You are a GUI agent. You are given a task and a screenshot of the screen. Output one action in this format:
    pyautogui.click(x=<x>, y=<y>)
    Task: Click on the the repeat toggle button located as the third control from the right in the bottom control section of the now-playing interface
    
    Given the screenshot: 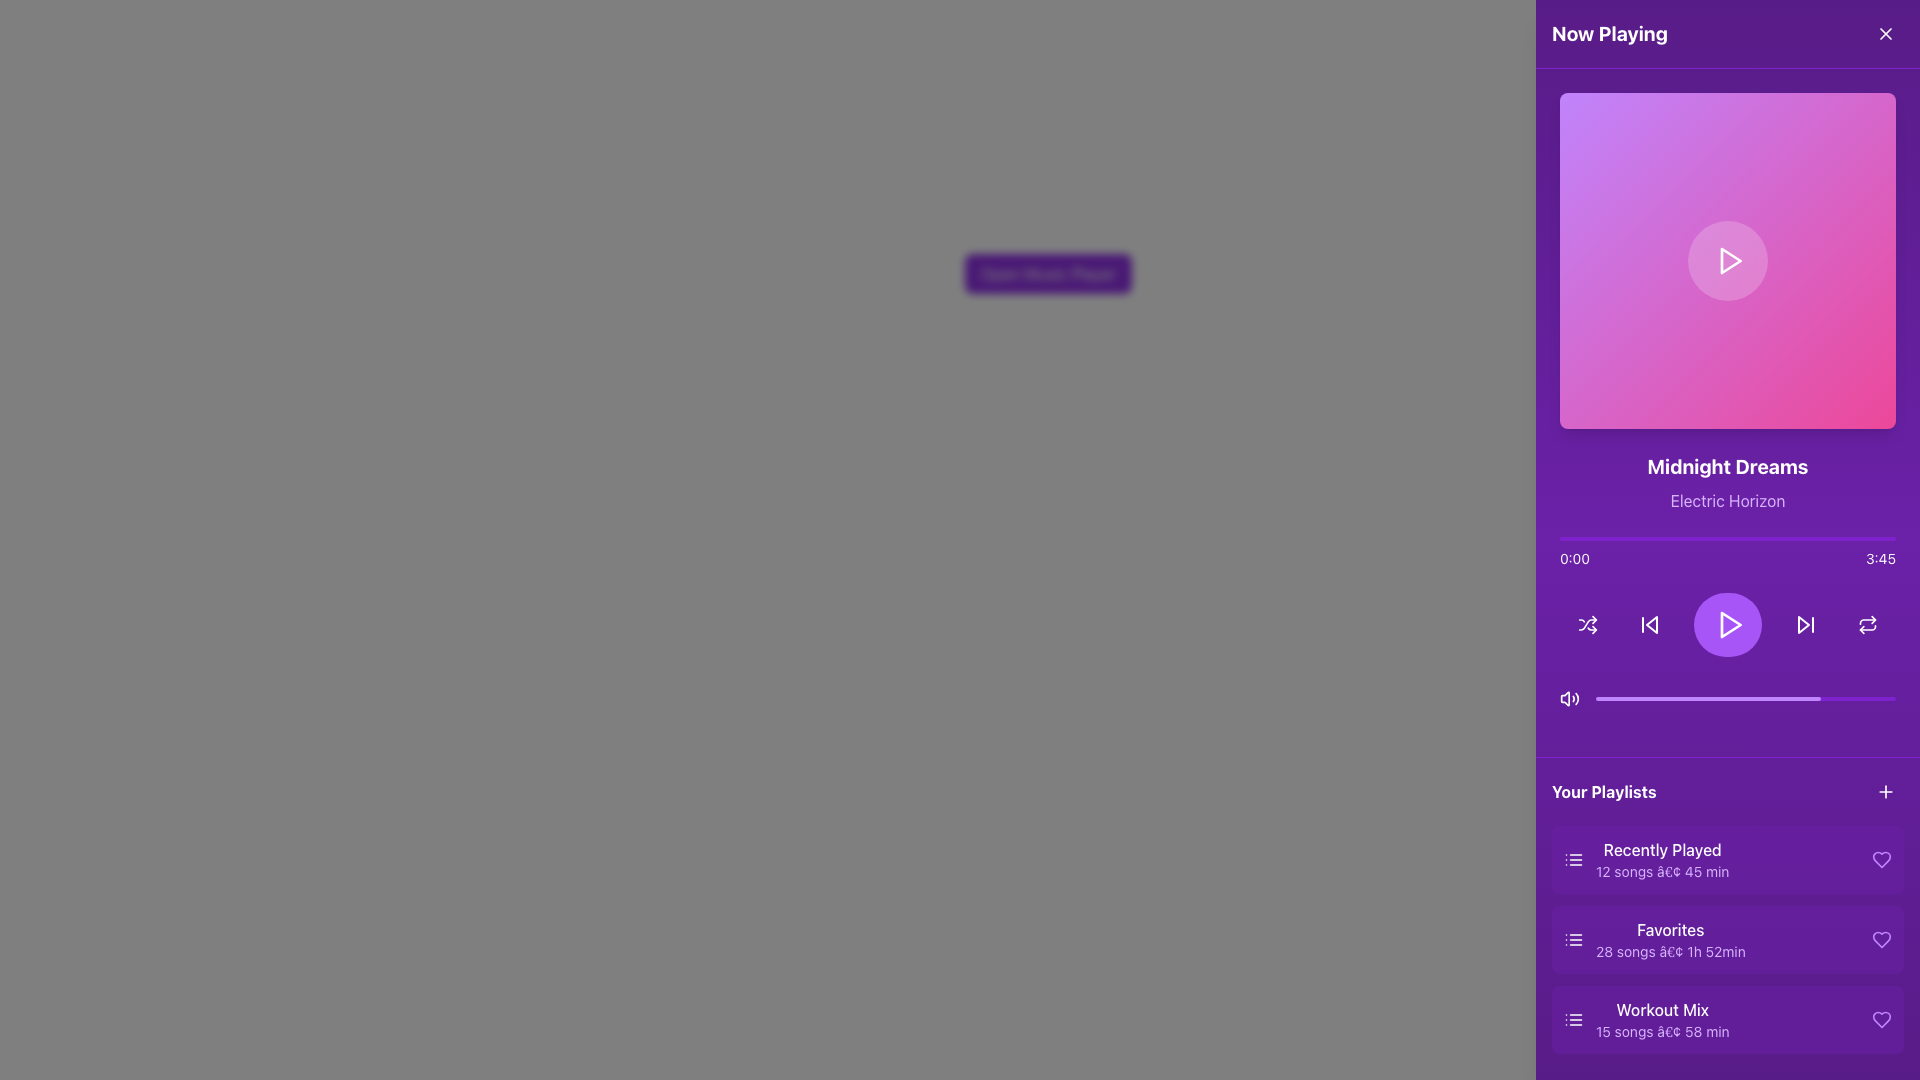 What is the action you would take?
    pyautogui.click(x=1866, y=623)
    